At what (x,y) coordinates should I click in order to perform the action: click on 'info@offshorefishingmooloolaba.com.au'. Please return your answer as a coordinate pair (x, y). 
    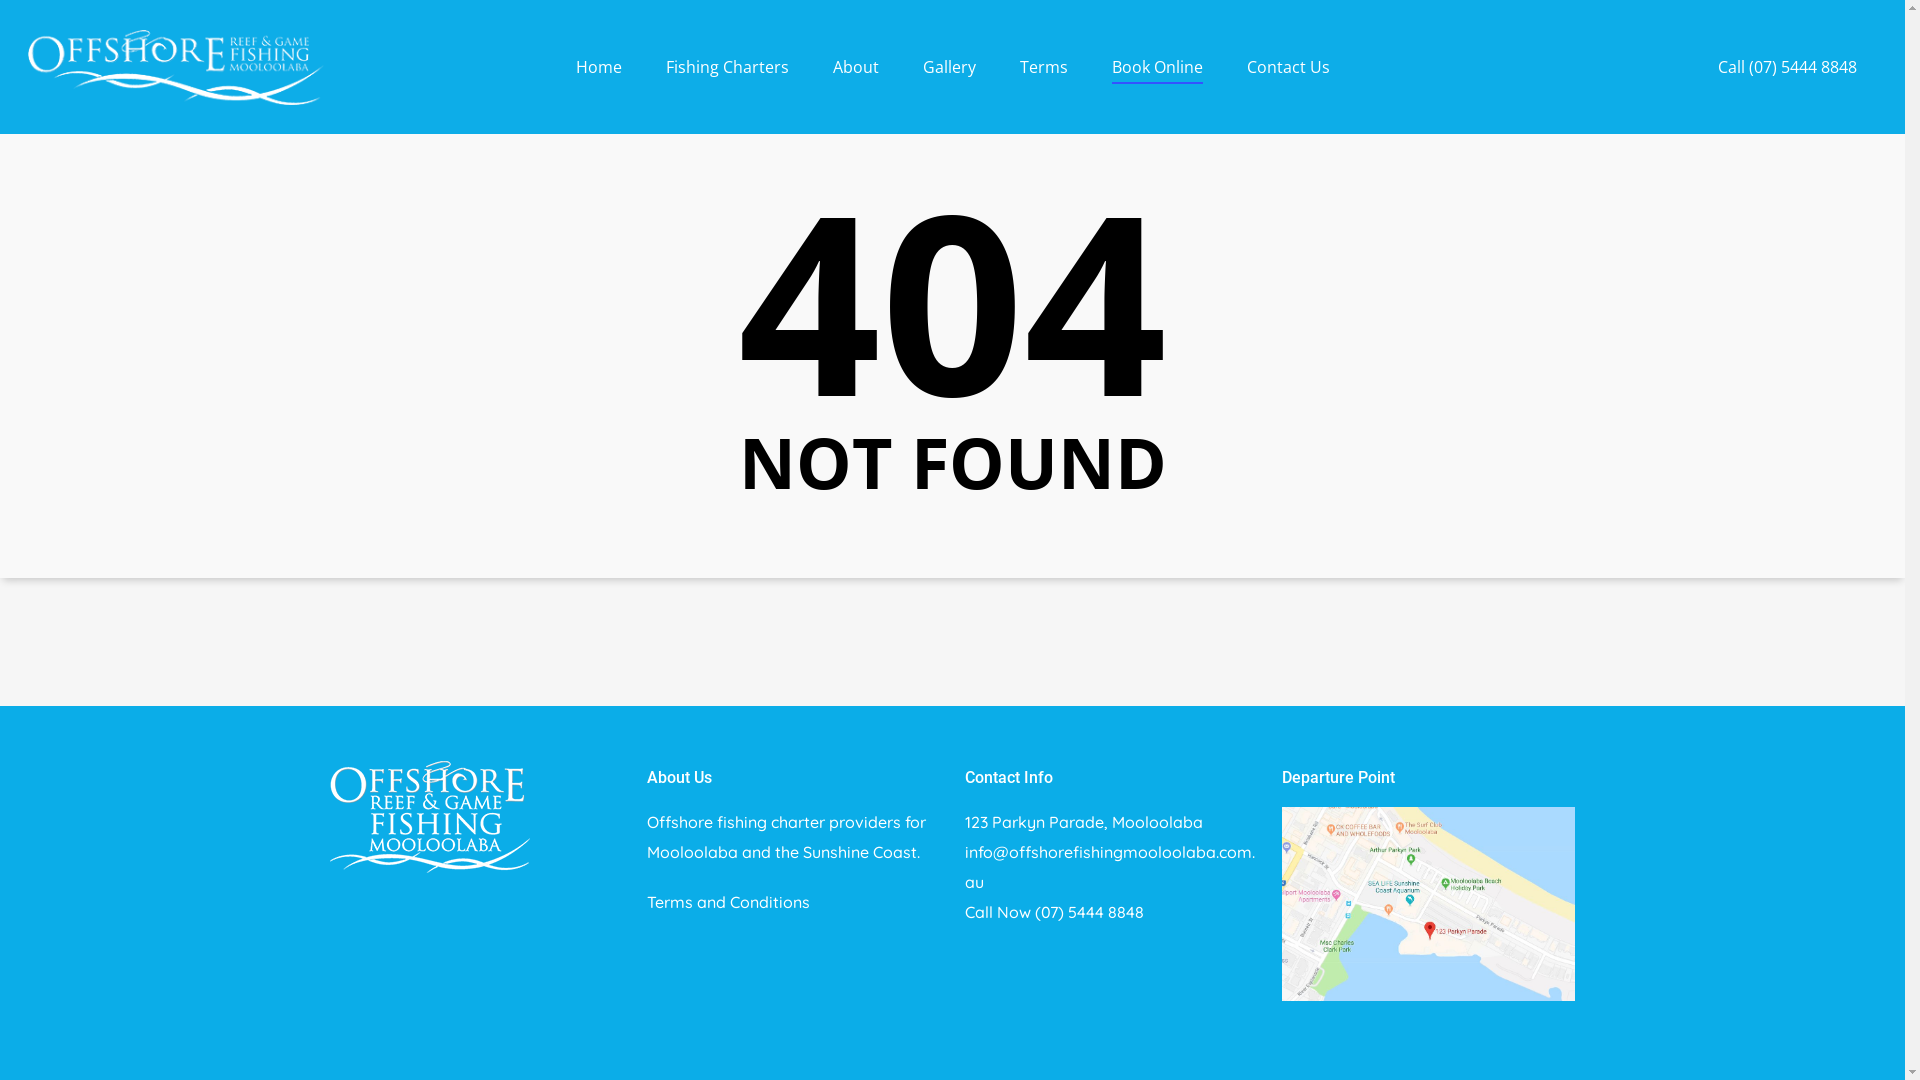
    Looking at the image, I should click on (1108, 866).